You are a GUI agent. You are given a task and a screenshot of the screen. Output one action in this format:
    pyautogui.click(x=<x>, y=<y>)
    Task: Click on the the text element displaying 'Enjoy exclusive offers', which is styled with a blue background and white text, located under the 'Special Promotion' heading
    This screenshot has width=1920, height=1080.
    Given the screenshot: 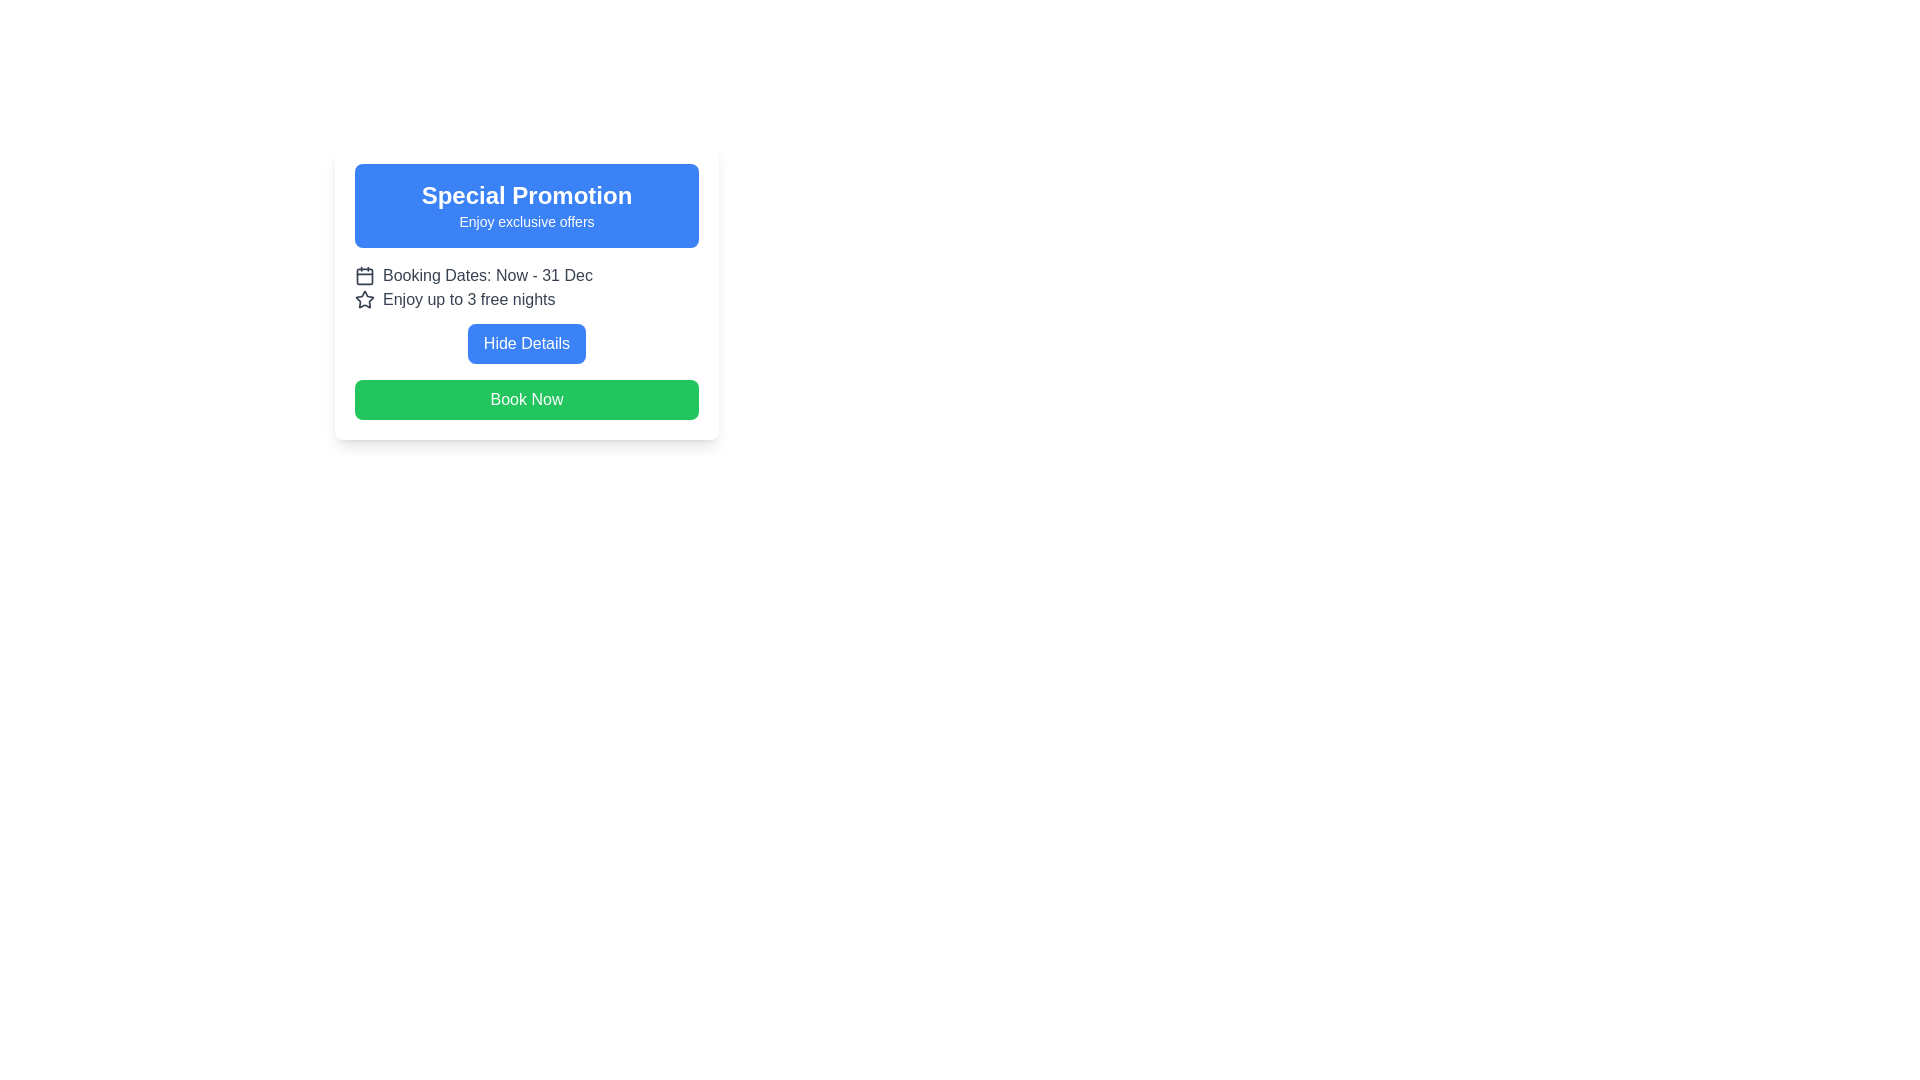 What is the action you would take?
    pyautogui.click(x=527, y=222)
    